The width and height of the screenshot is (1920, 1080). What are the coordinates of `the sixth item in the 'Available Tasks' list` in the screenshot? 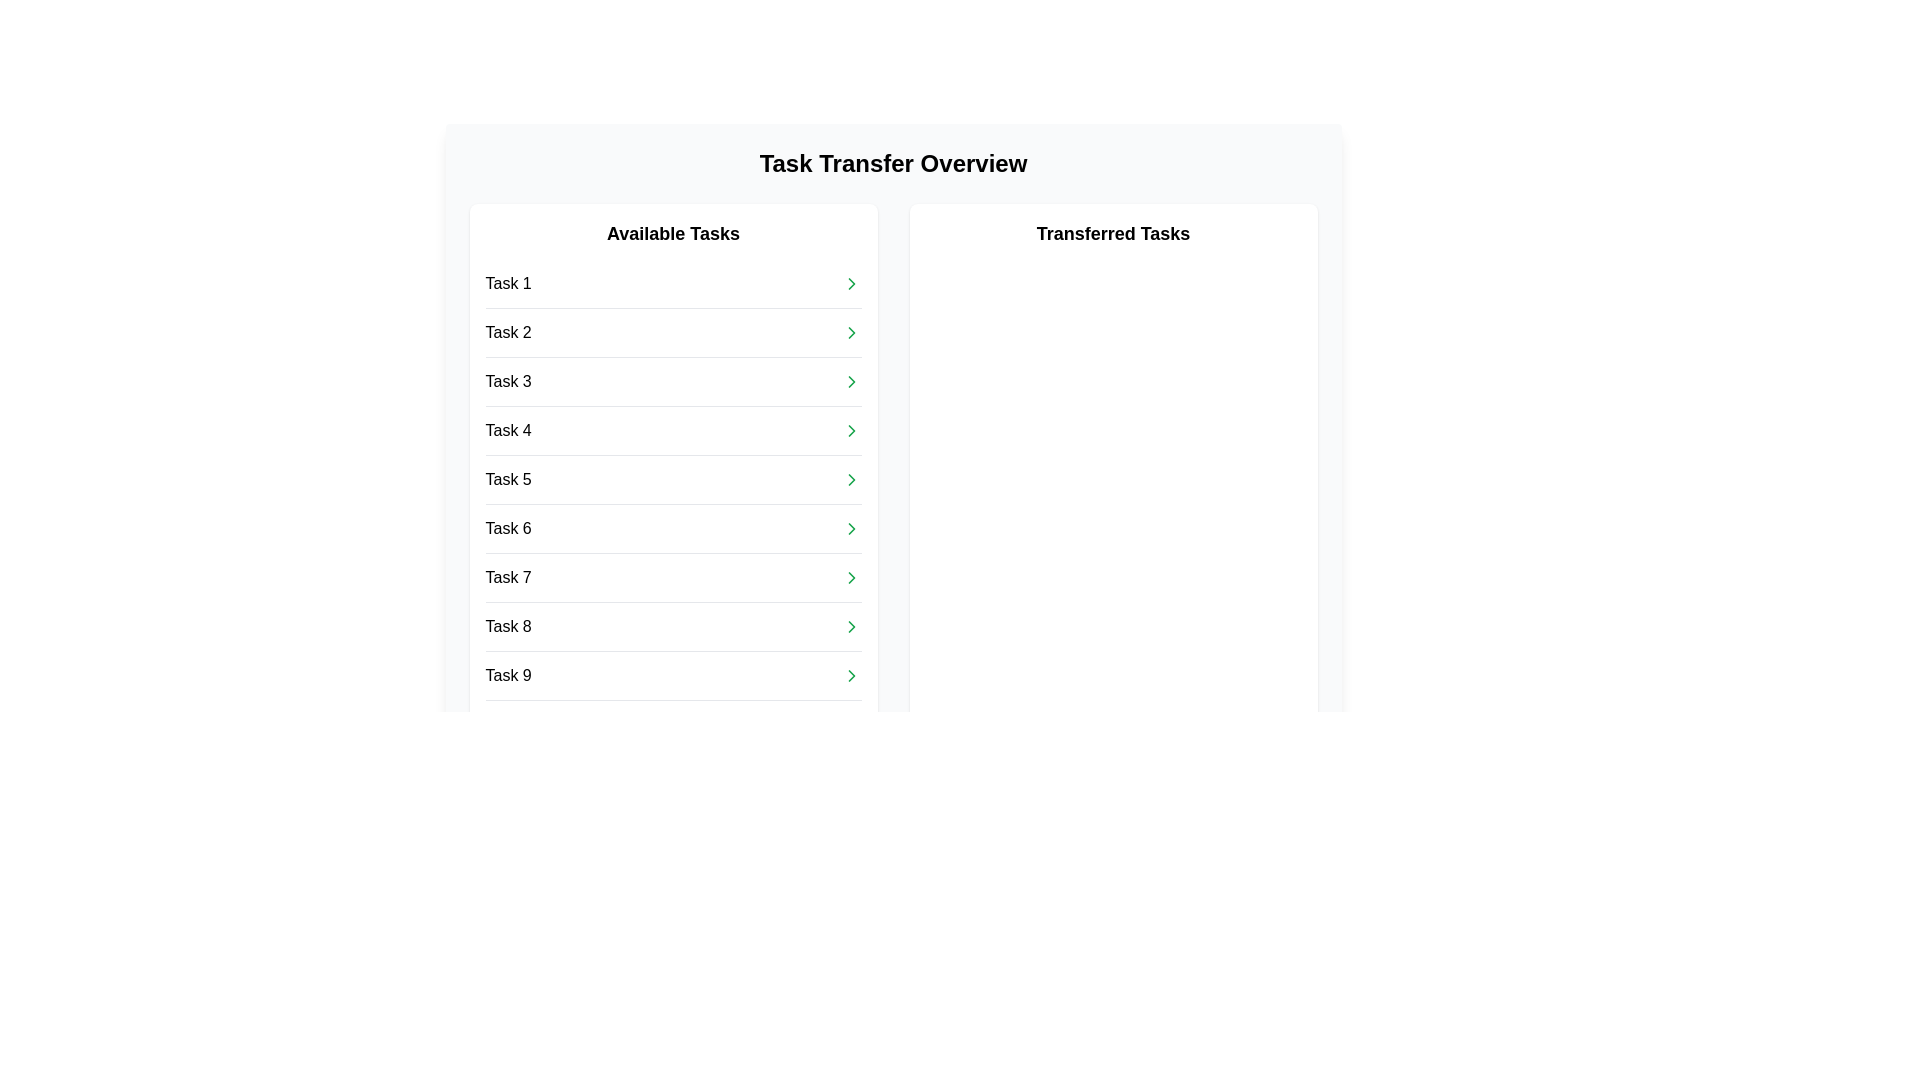 It's located at (673, 528).